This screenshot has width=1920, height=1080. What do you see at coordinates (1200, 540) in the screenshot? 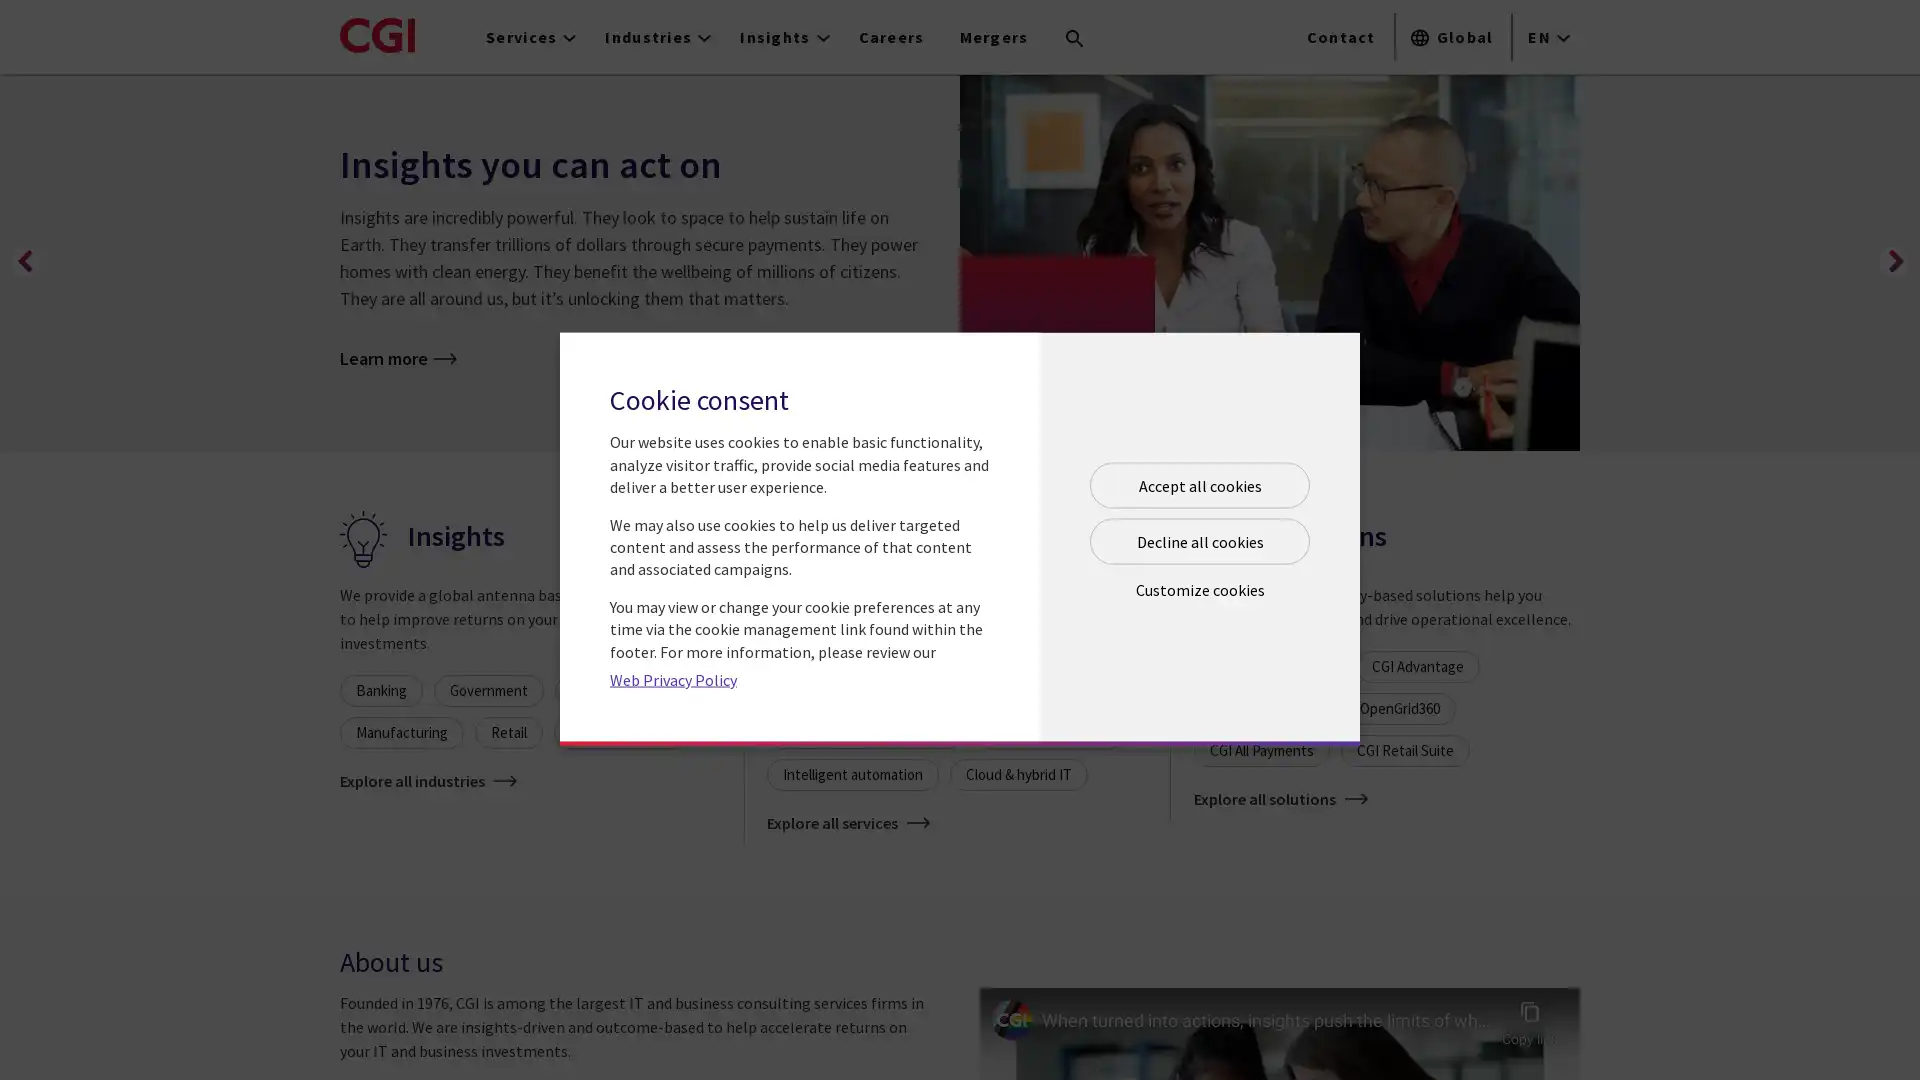
I see `Decline all cookies` at bounding box center [1200, 540].